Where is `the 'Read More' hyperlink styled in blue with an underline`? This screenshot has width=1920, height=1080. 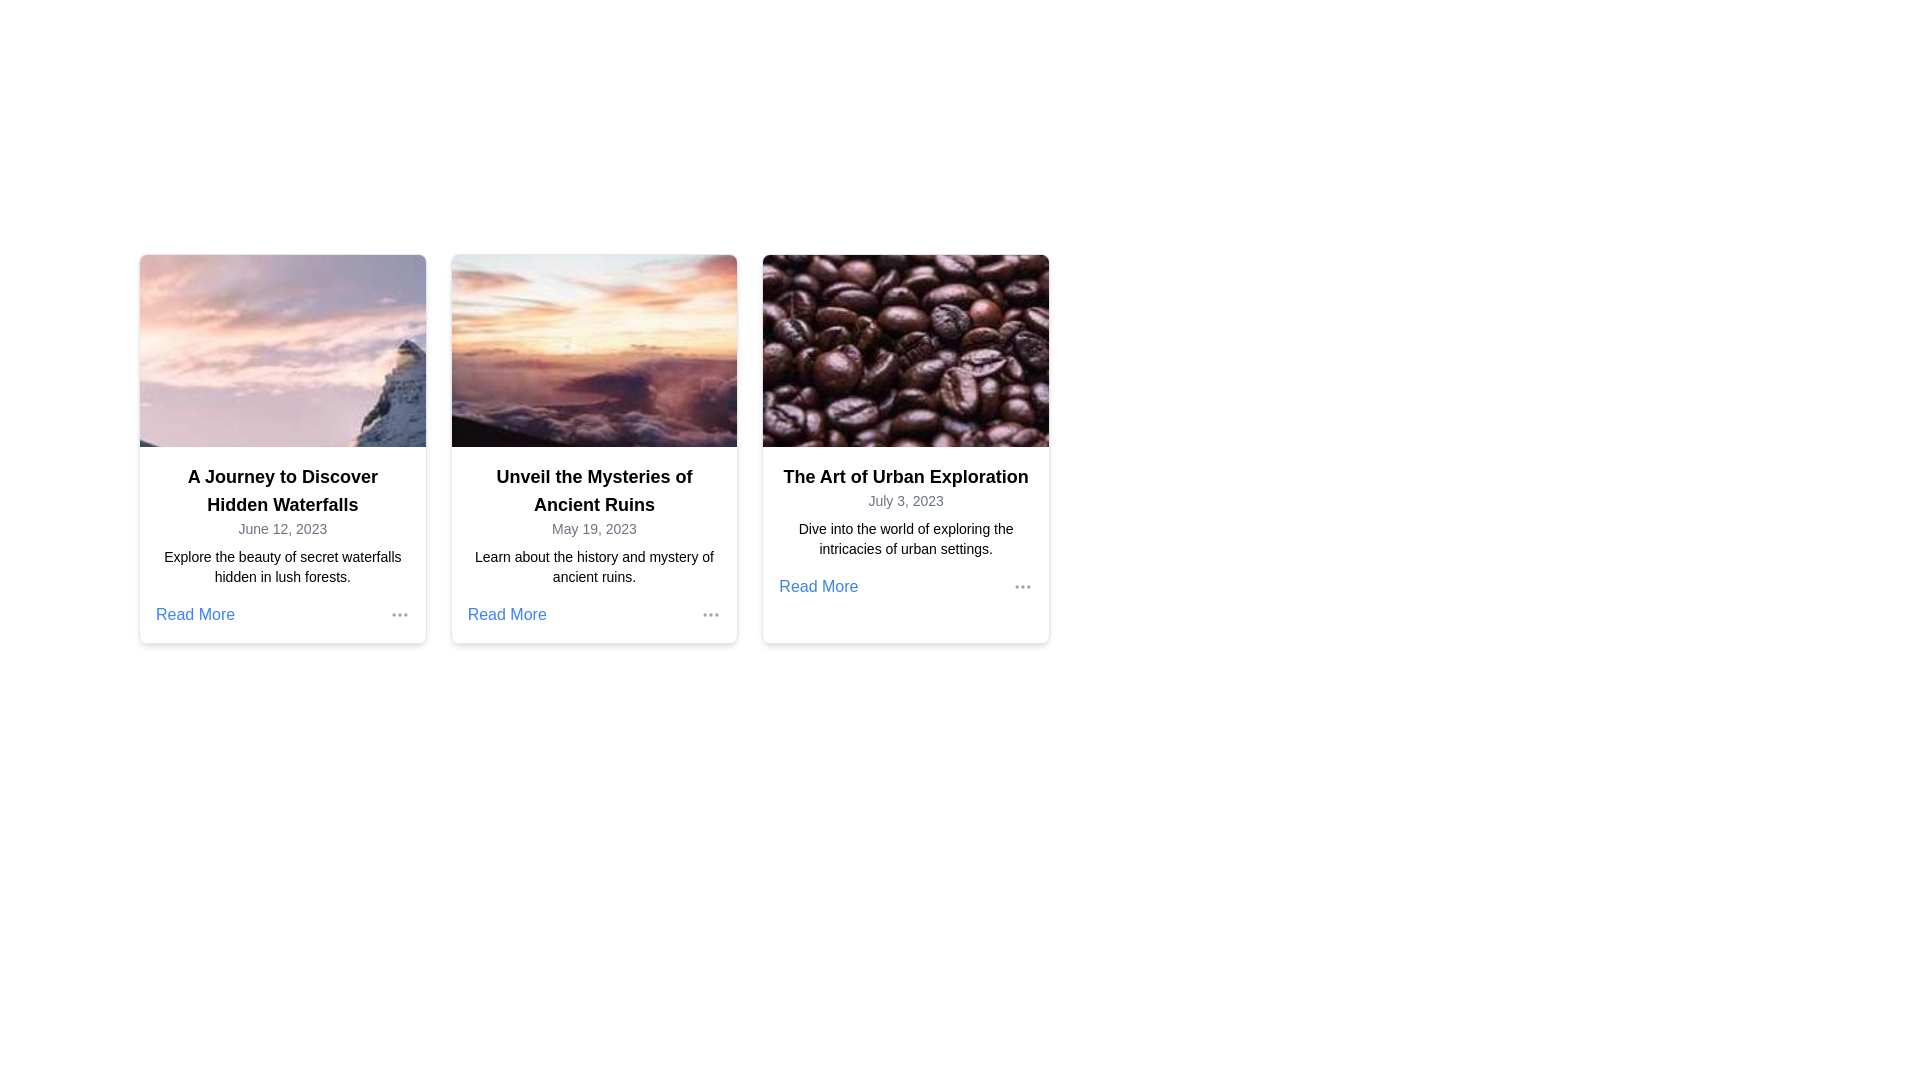
the 'Read More' hyperlink styled in blue with an underline is located at coordinates (818, 585).